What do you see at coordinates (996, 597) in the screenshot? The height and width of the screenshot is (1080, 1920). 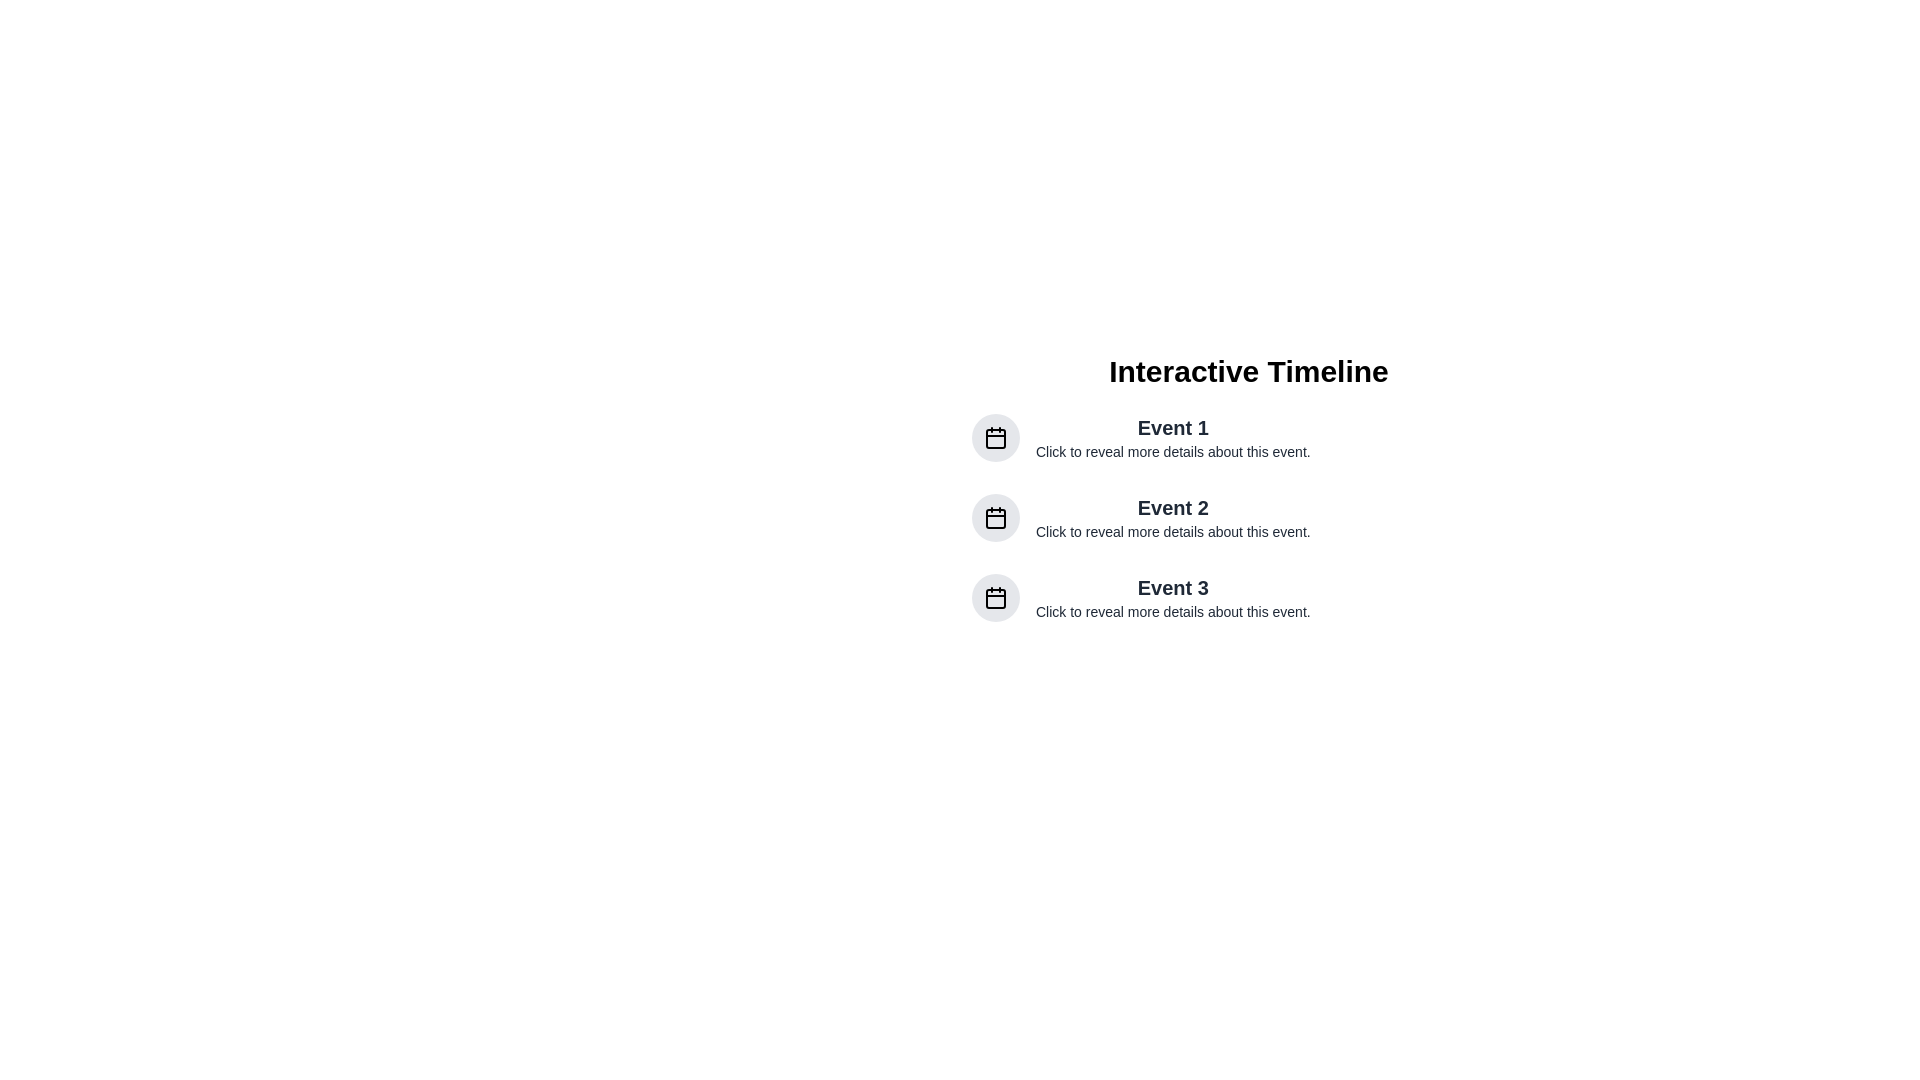 I see `the calendar icon located next to the text 'Event 3' in the interactive timeline to interact with it` at bounding box center [996, 597].